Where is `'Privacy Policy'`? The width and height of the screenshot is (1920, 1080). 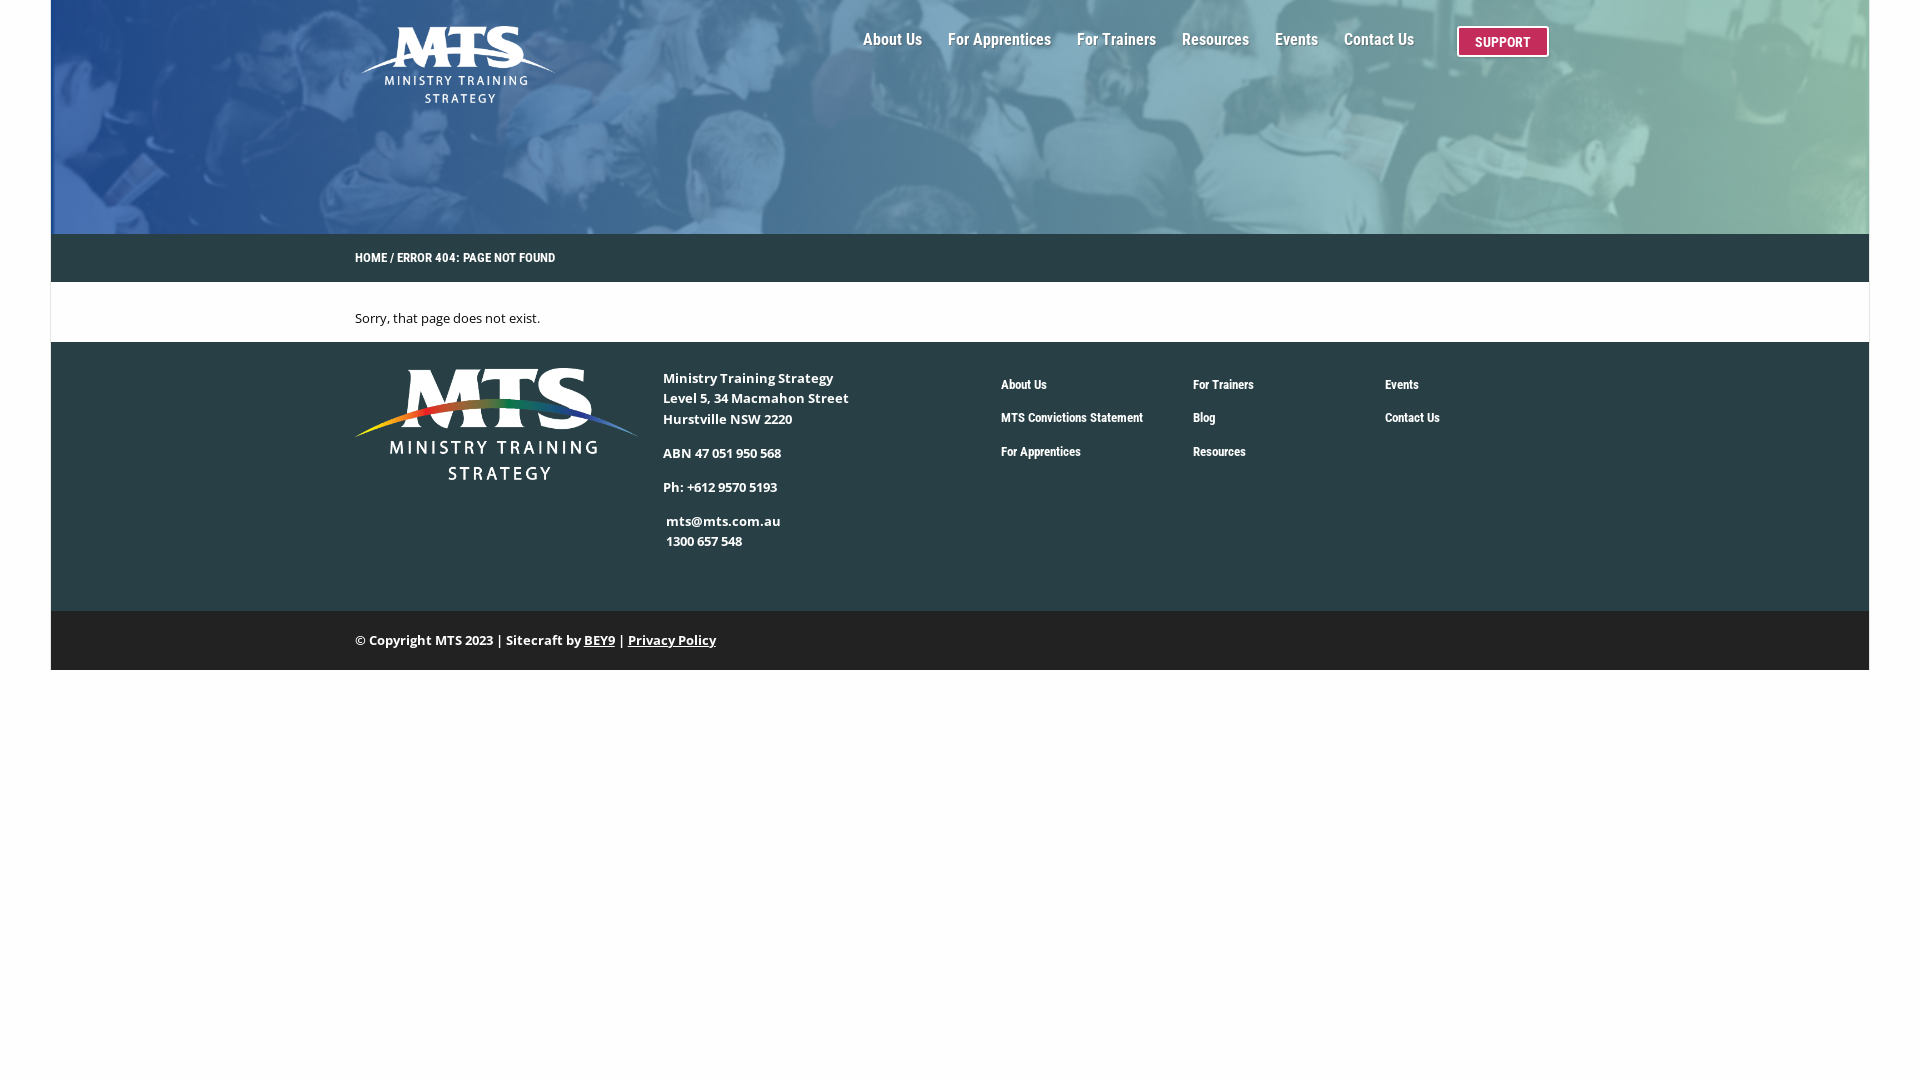
'Privacy Policy' is located at coordinates (672, 640).